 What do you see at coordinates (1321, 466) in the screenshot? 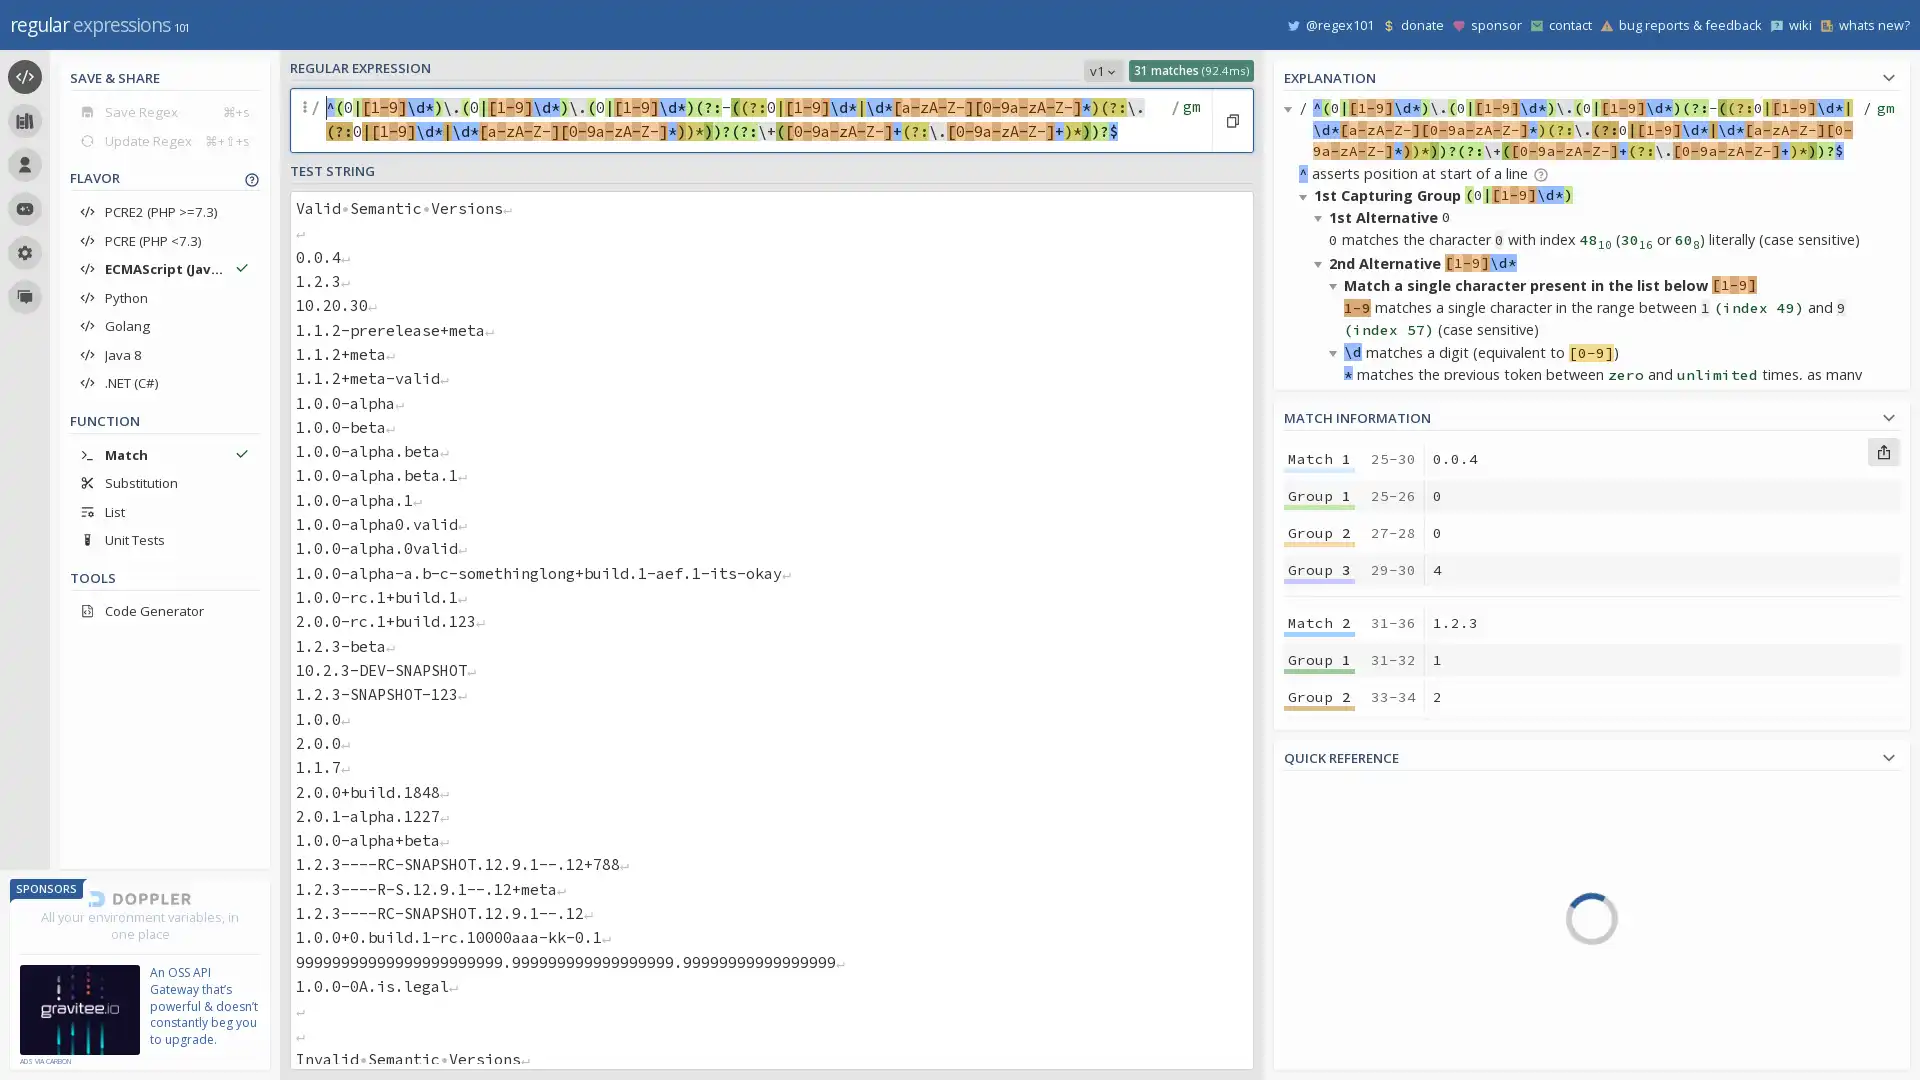
I see `Collapse Subtree` at bounding box center [1321, 466].